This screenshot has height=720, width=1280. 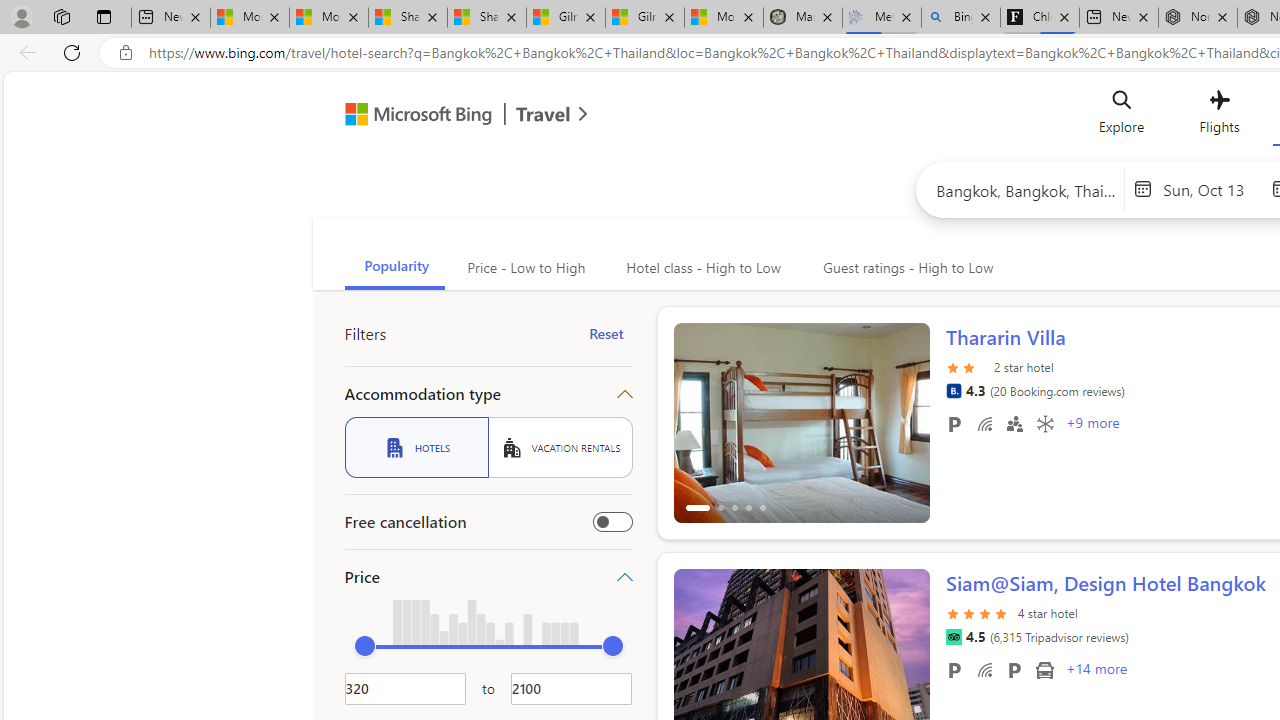 What do you see at coordinates (394, 267) in the screenshot?
I see `'Popularity'` at bounding box center [394, 267].